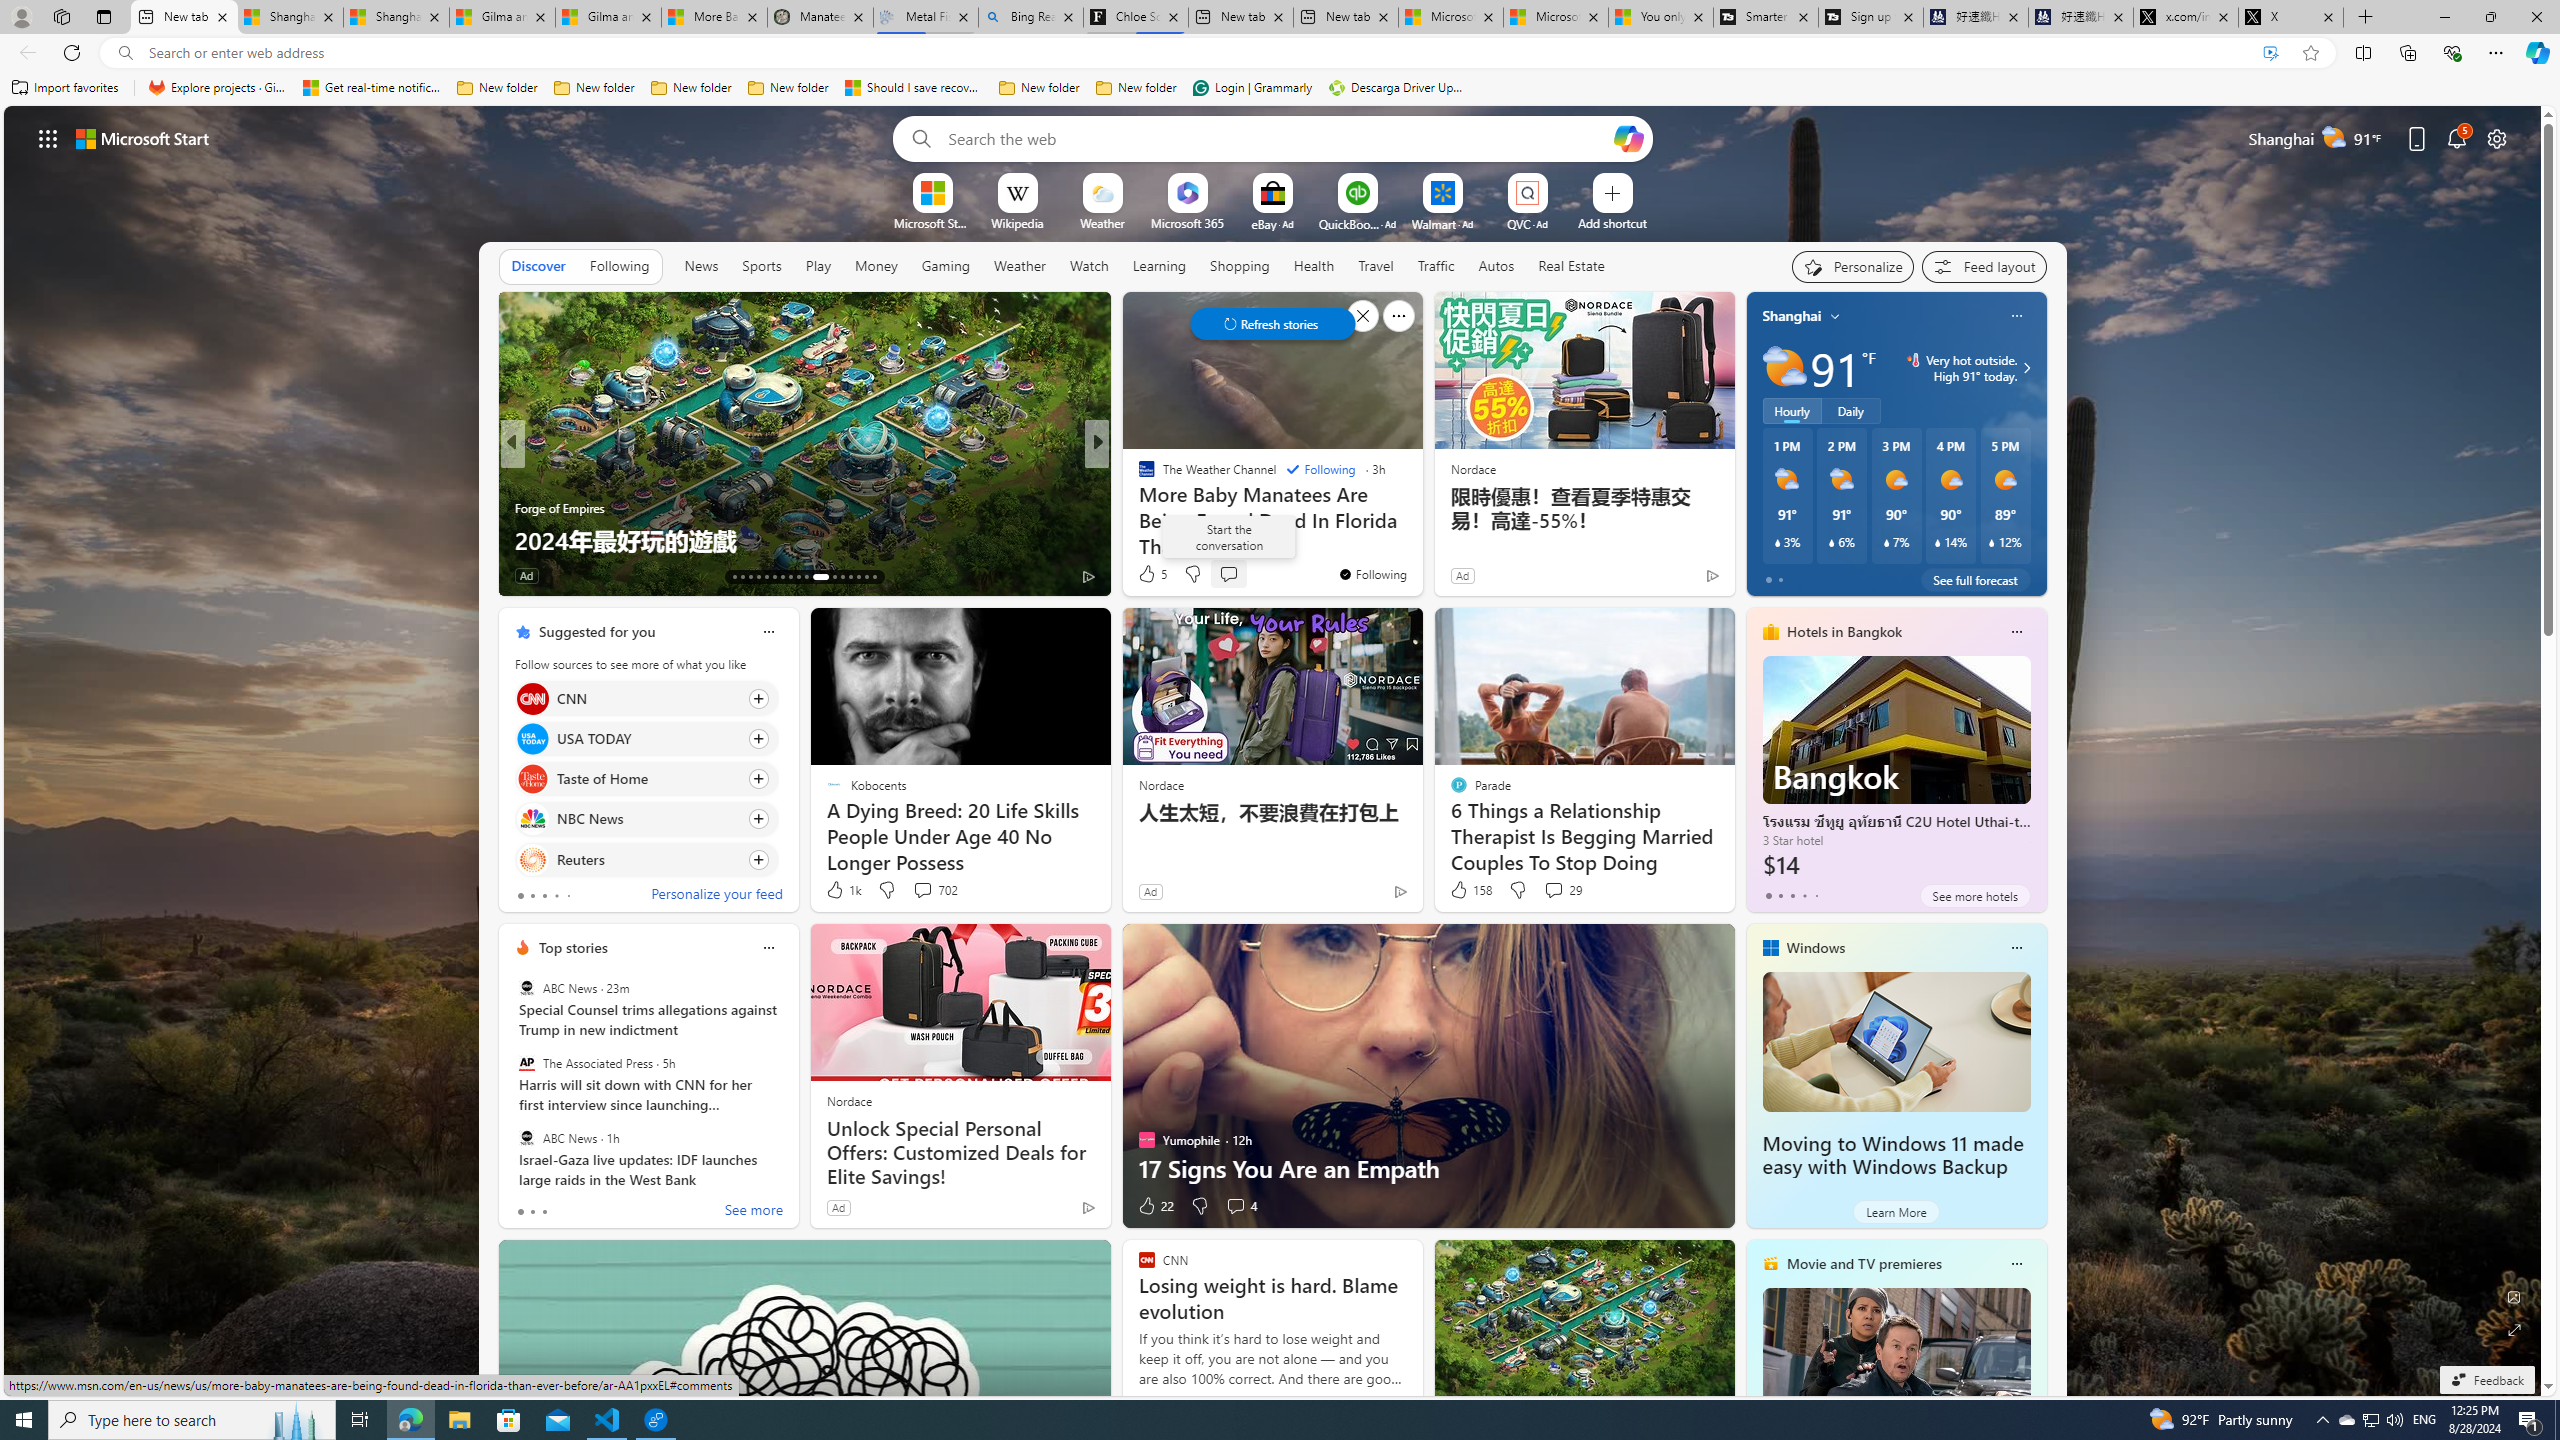 The width and height of the screenshot is (2560, 1440). Describe the element at coordinates (1227, 574) in the screenshot. I see `'View comments 1 Comment'` at that location.